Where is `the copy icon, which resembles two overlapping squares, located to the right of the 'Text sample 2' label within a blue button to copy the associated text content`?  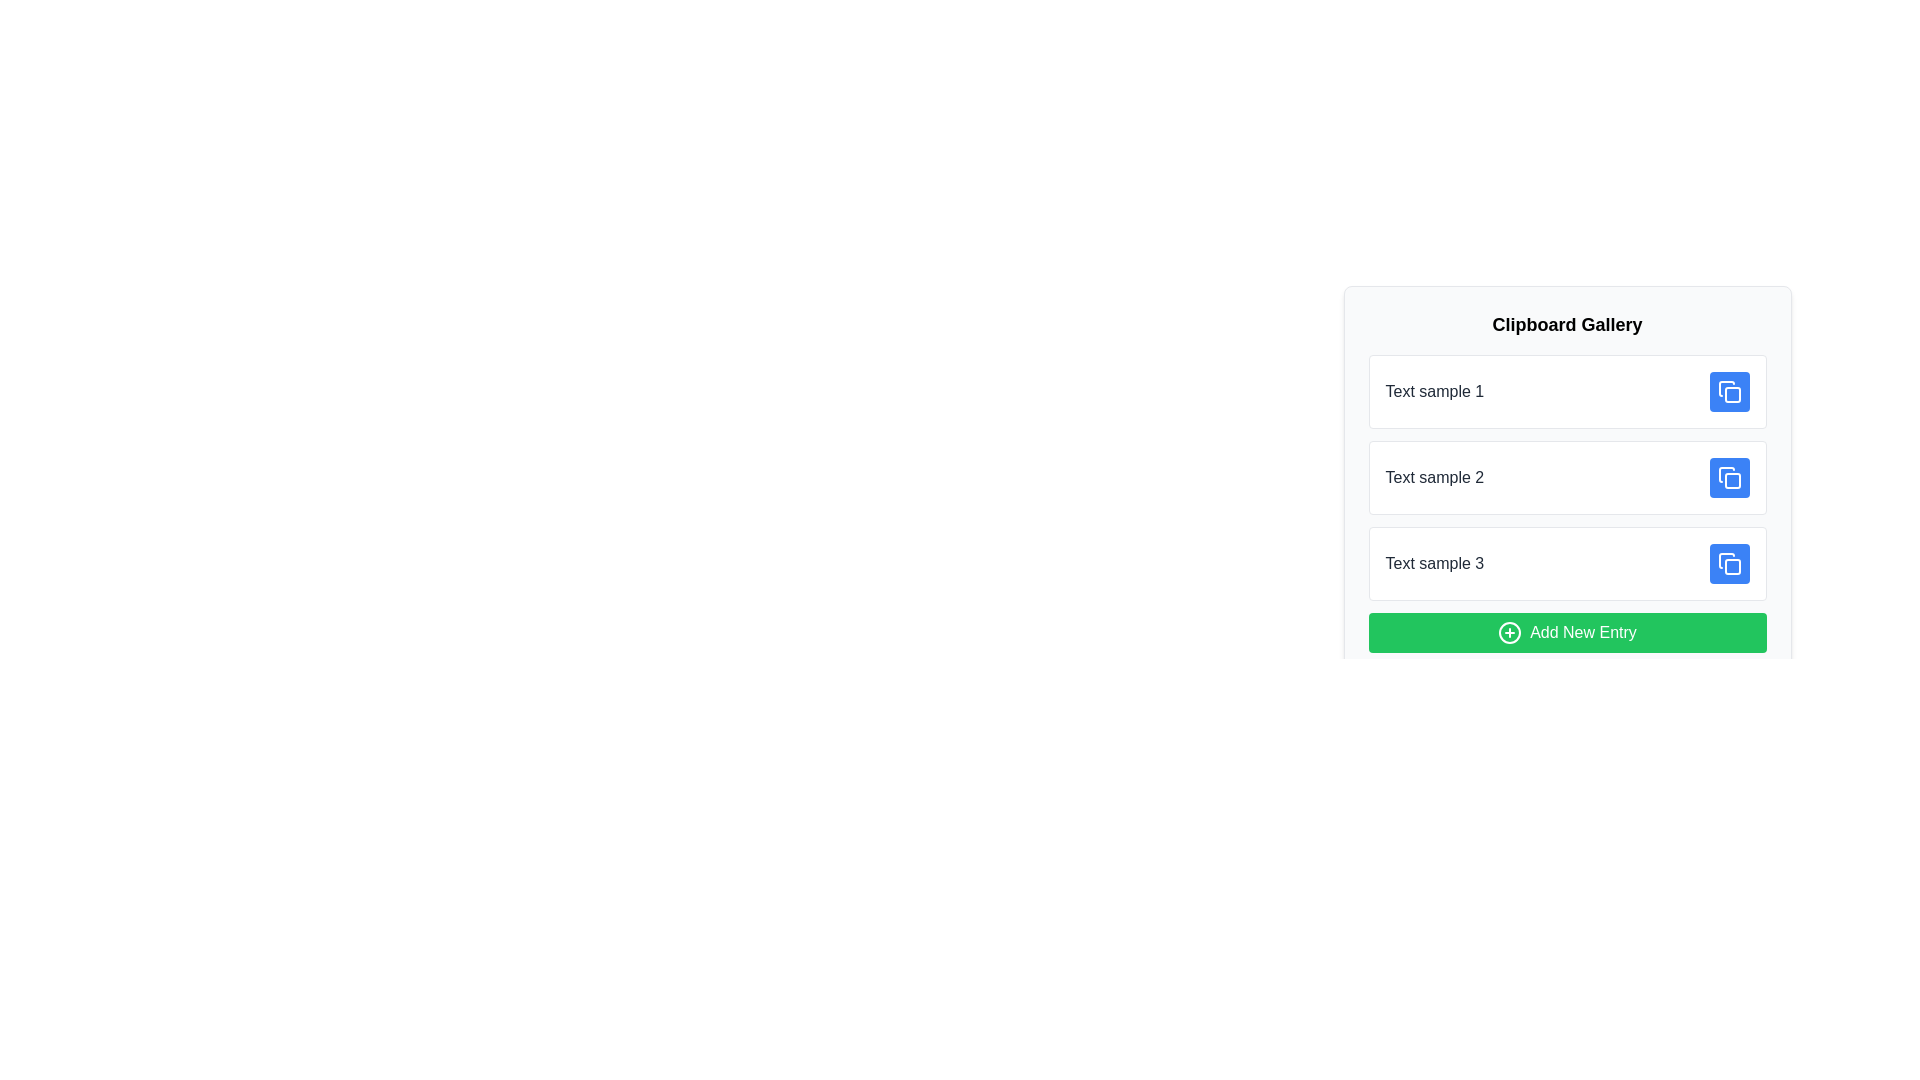
the copy icon, which resembles two overlapping squares, located to the right of the 'Text sample 2' label within a blue button to copy the associated text content is located at coordinates (1728, 478).